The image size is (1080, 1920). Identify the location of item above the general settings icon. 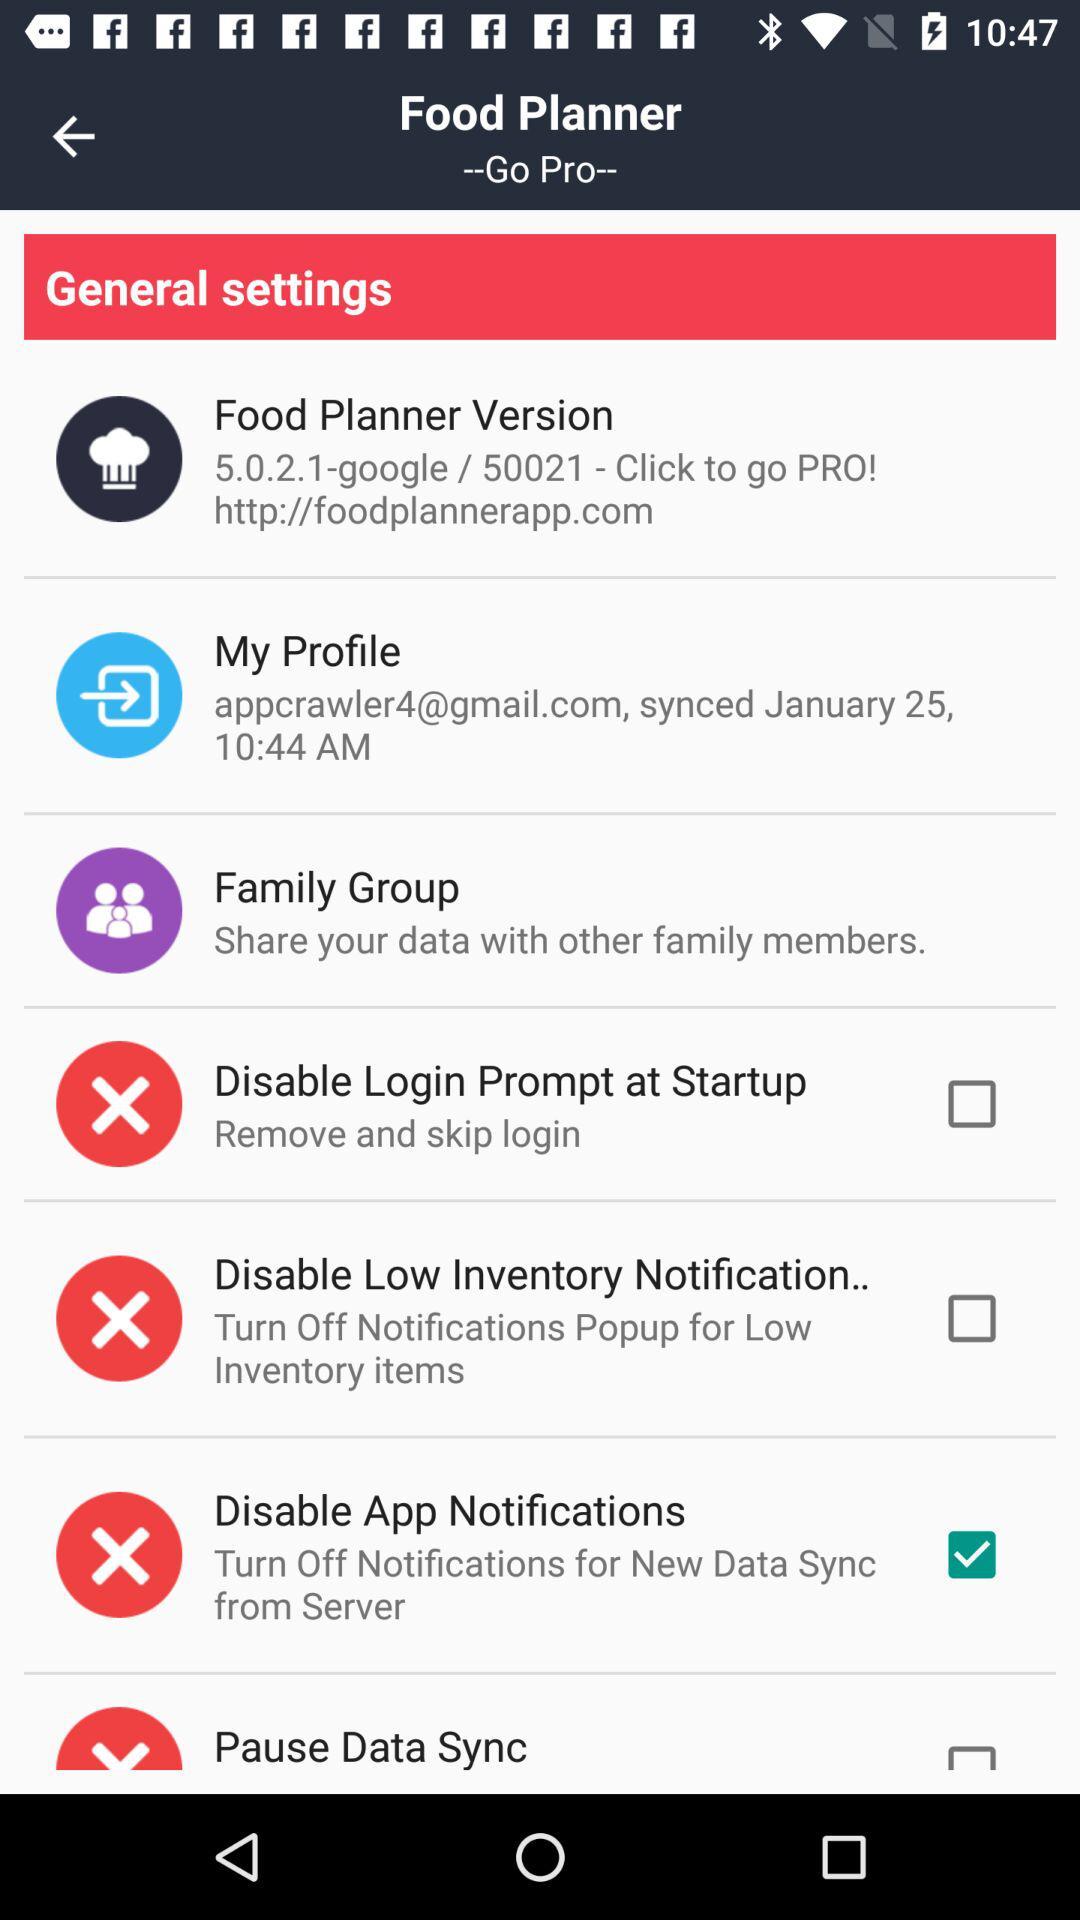
(72, 135).